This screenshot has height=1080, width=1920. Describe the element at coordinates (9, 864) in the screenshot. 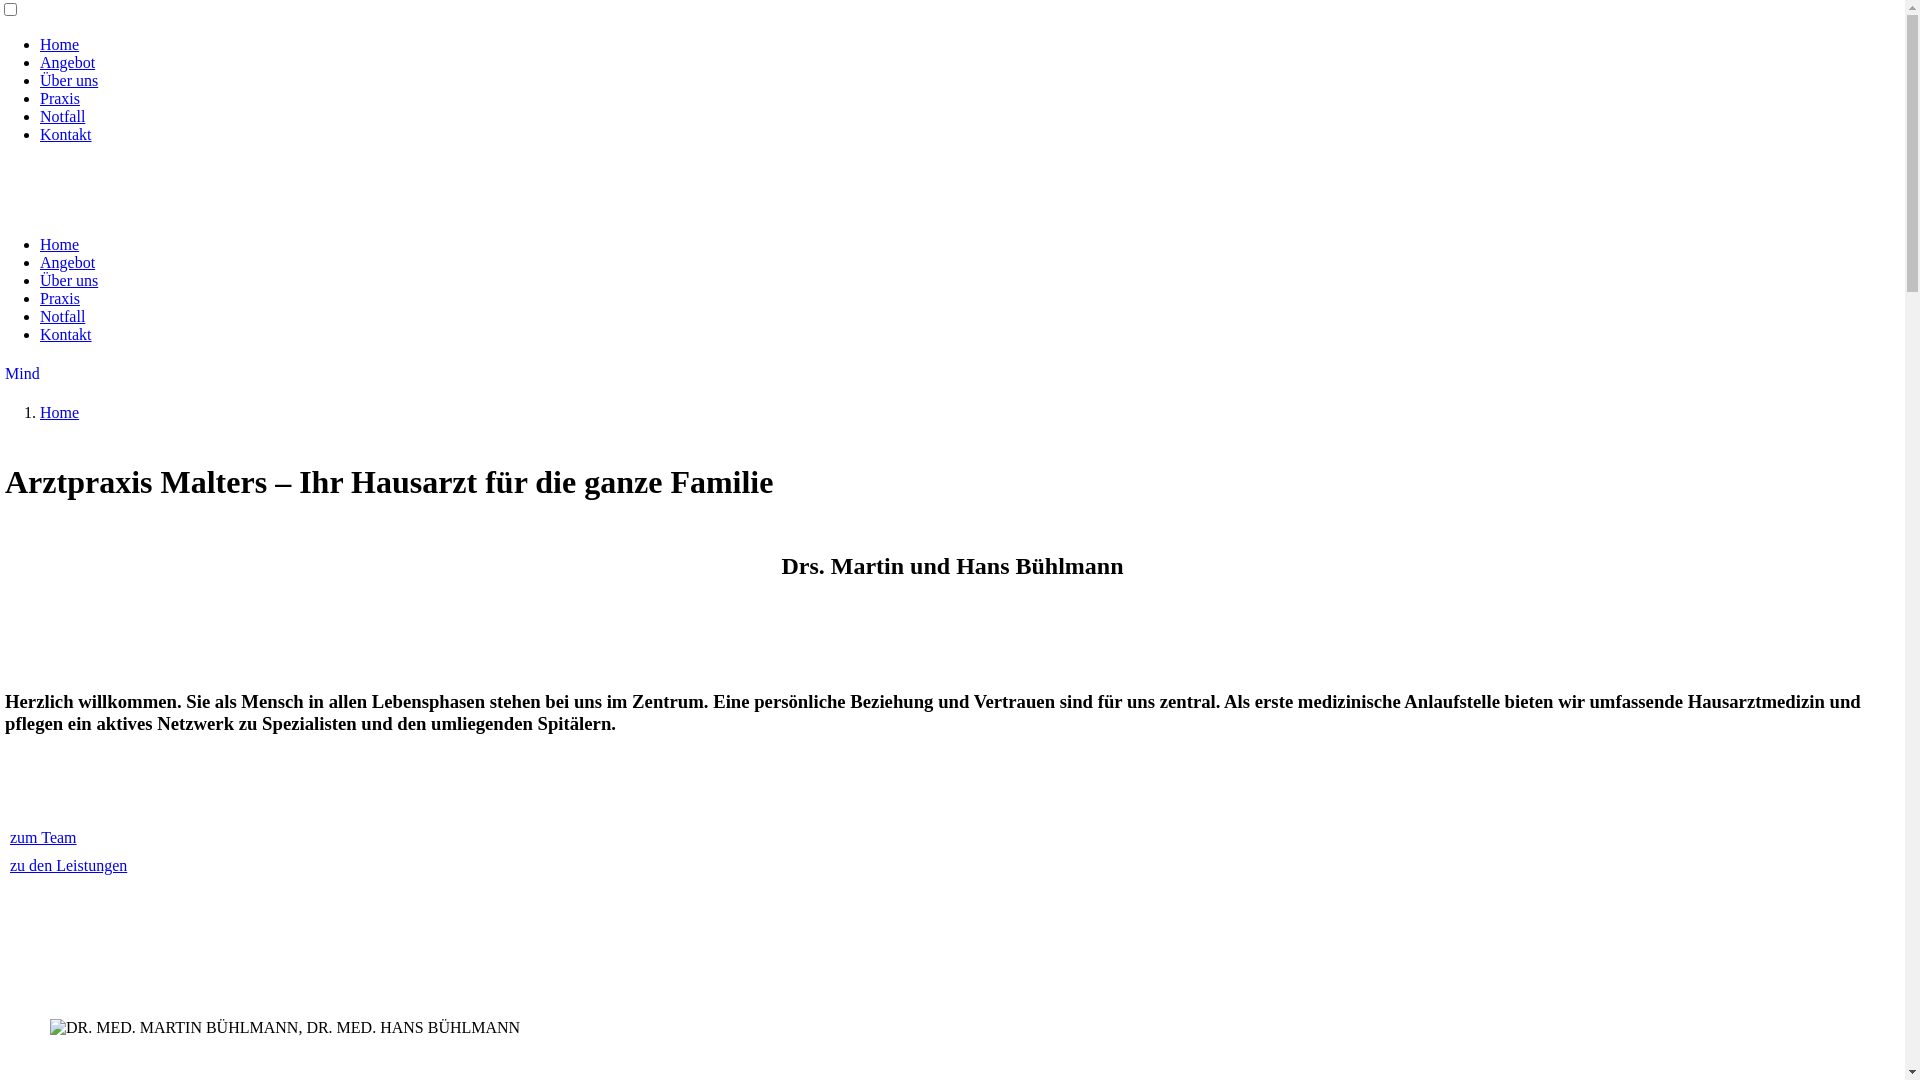

I see `'zu den Leistungen'` at that location.